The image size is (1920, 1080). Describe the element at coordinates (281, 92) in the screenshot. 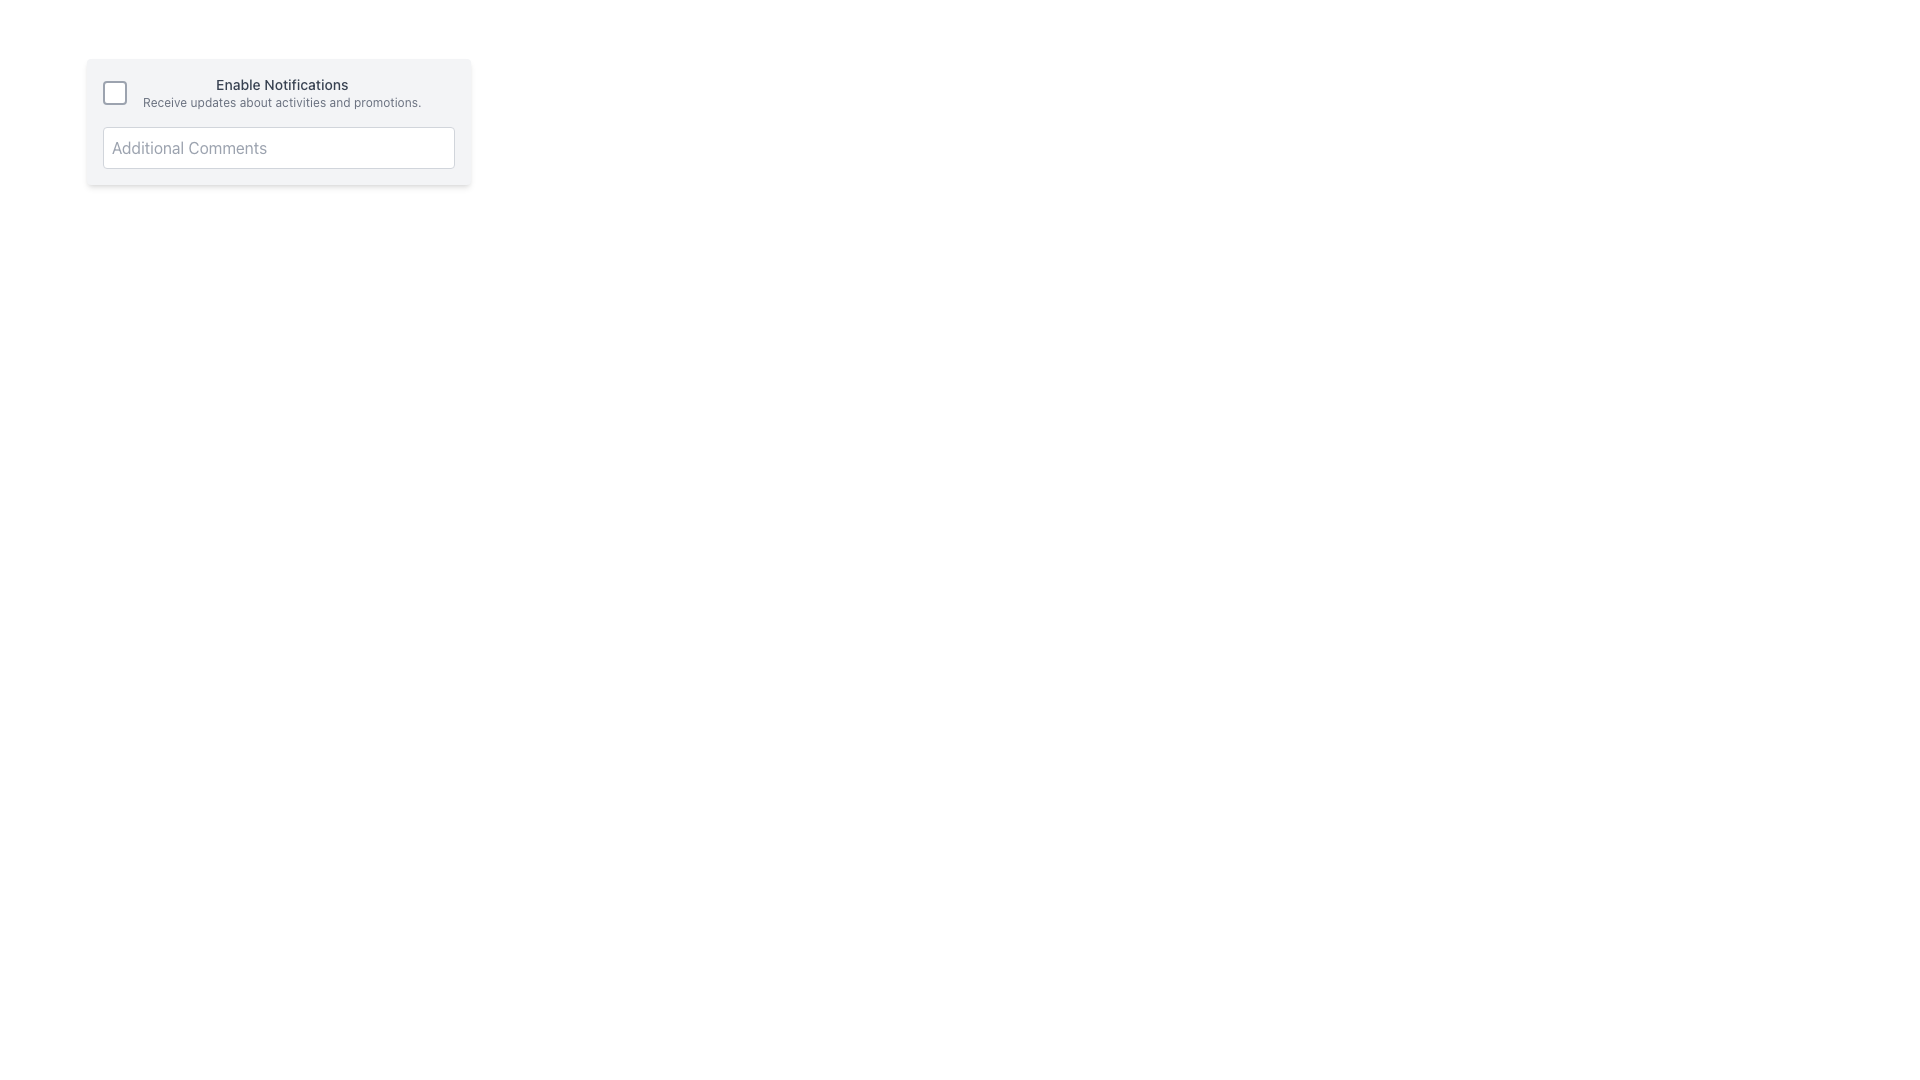

I see `text from the label that states 'Enable Notifications' and 'Receive updates about activities and promotions.'` at that location.